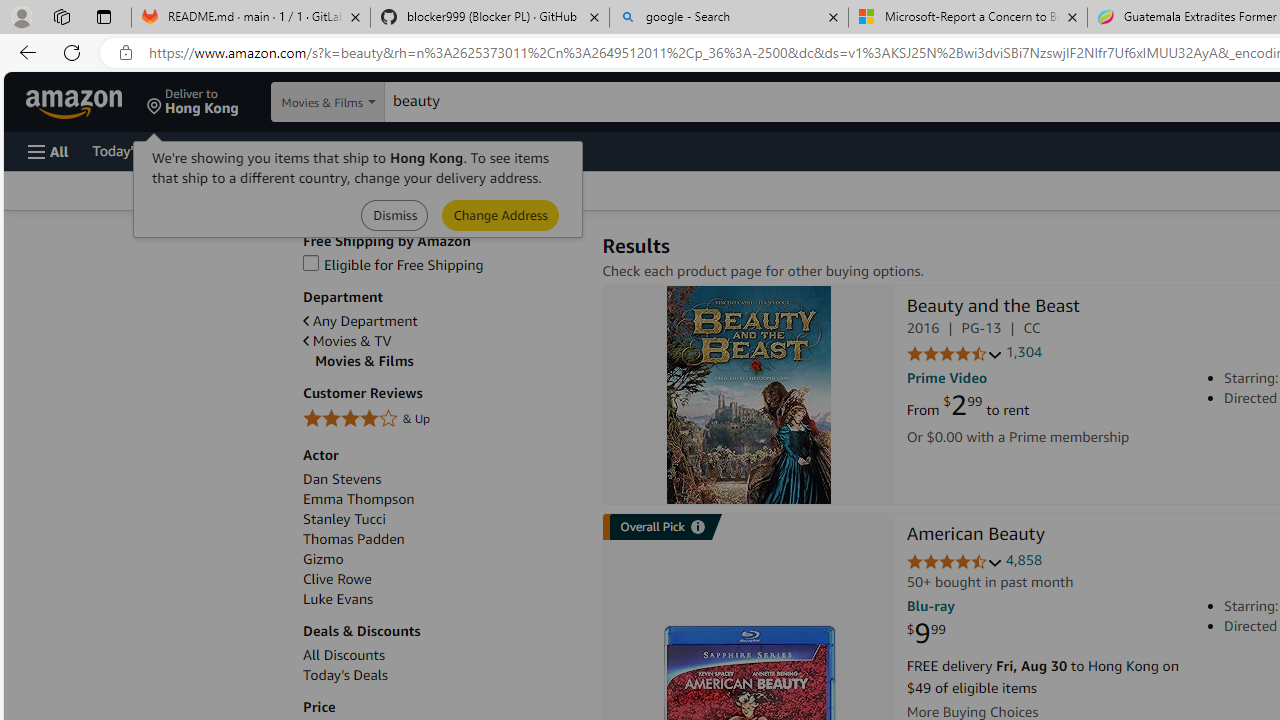 This screenshot has height=720, width=1280. What do you see at coordinates (345, 675) in the screenshot?
I see `'Today'` at bounding box center [345, 675].